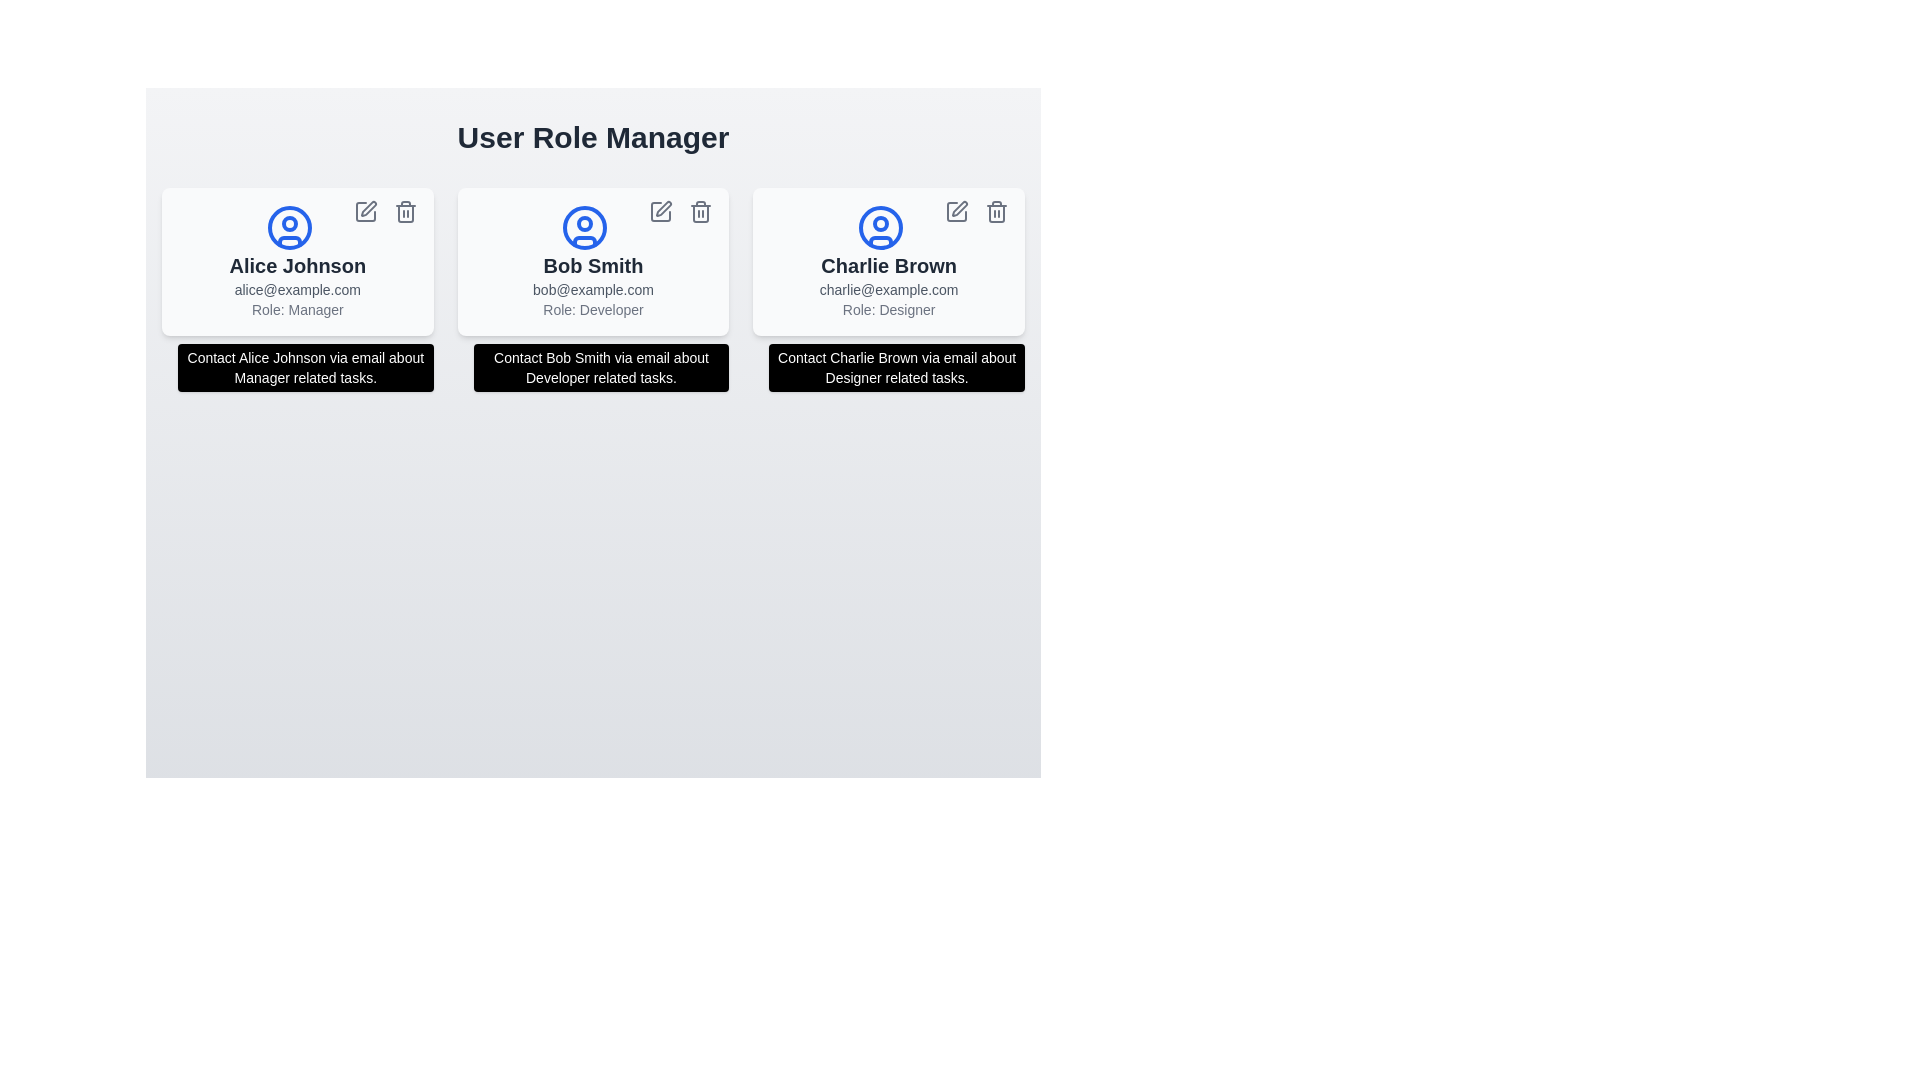 This screenshot has height=1080, width=1920. What do you see at coordinates (600, 367) in the screenshot?
I see `information displayed in the tooltip located directly beneath the profile card for 'Bob Smith', which provides additional instructions for contacting via email for developer tasks` at bounding box center [600, 367].